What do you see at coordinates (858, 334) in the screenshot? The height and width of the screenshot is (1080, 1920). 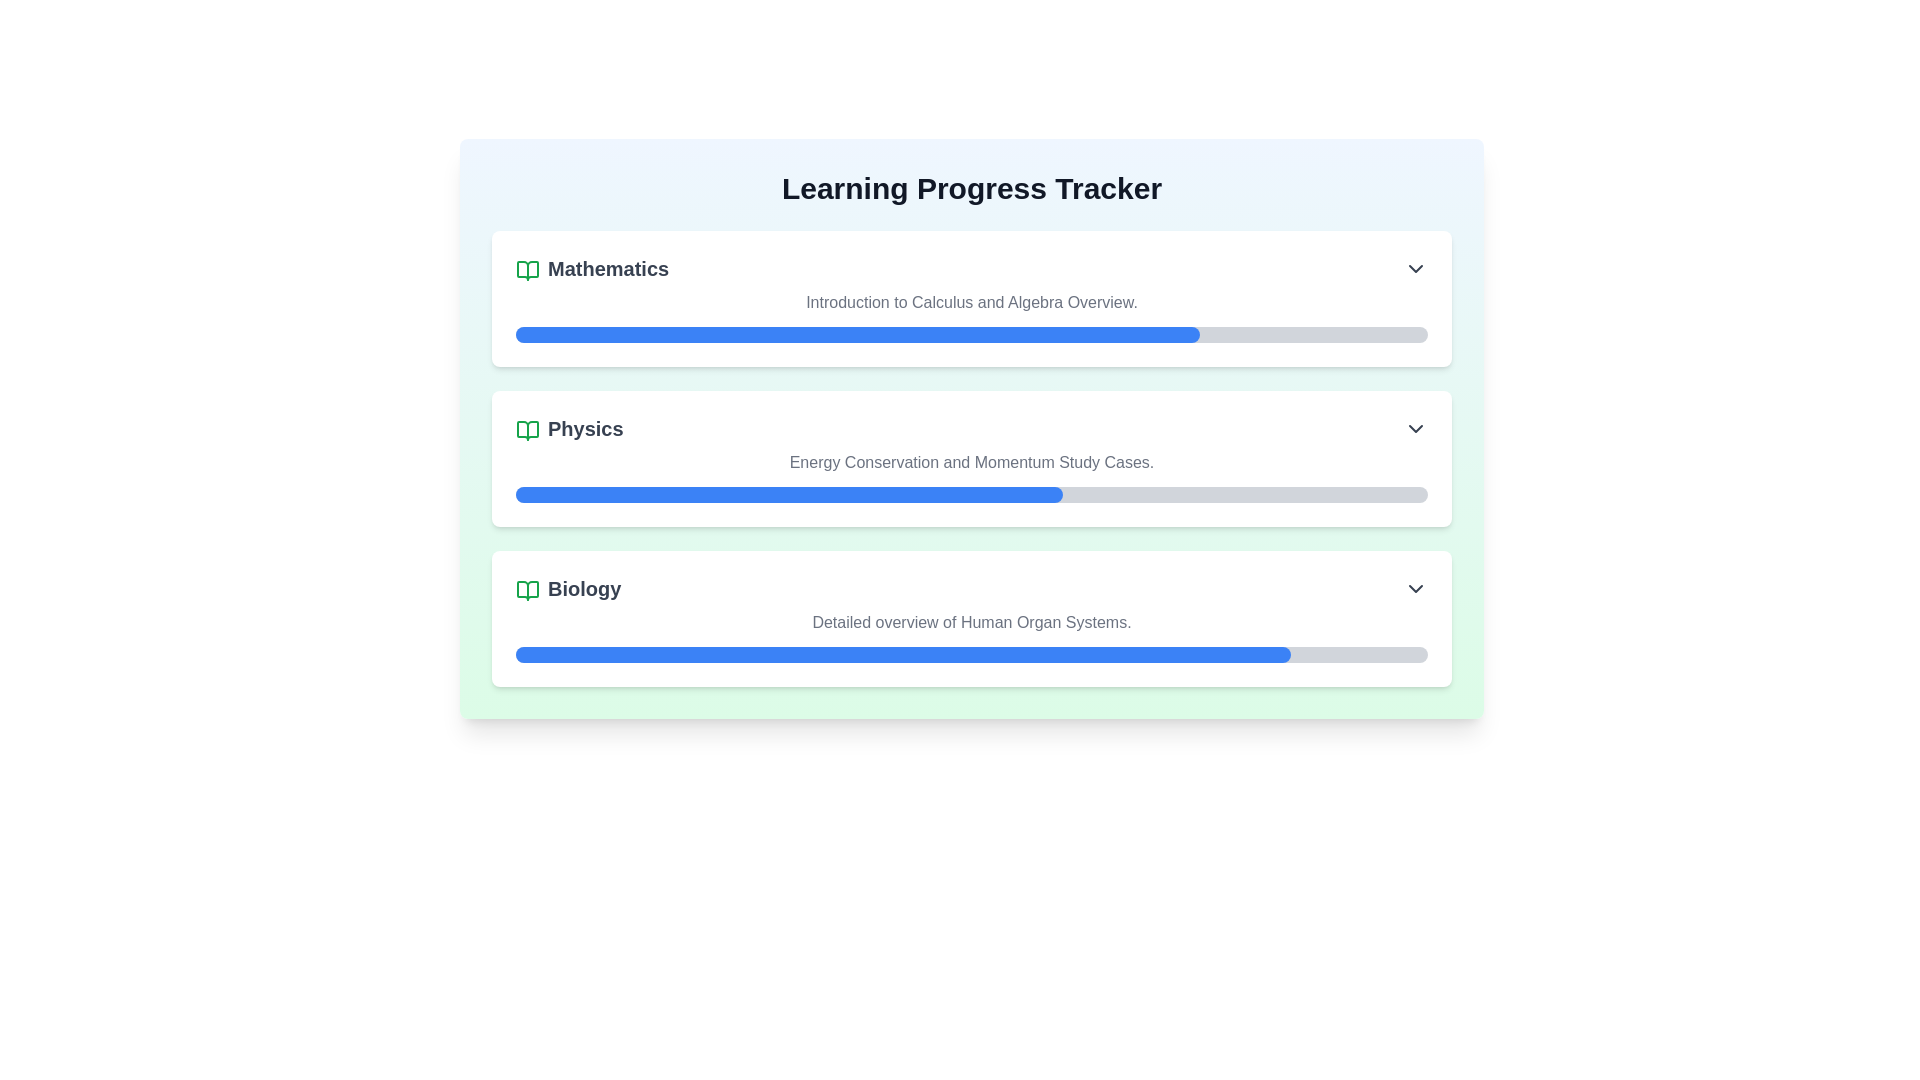 I see `the progress level of the Mathematics lesson, indicated by the progress bar segment located at the bottom of the Mathematics lesson card` at bounding box center [858, 334].